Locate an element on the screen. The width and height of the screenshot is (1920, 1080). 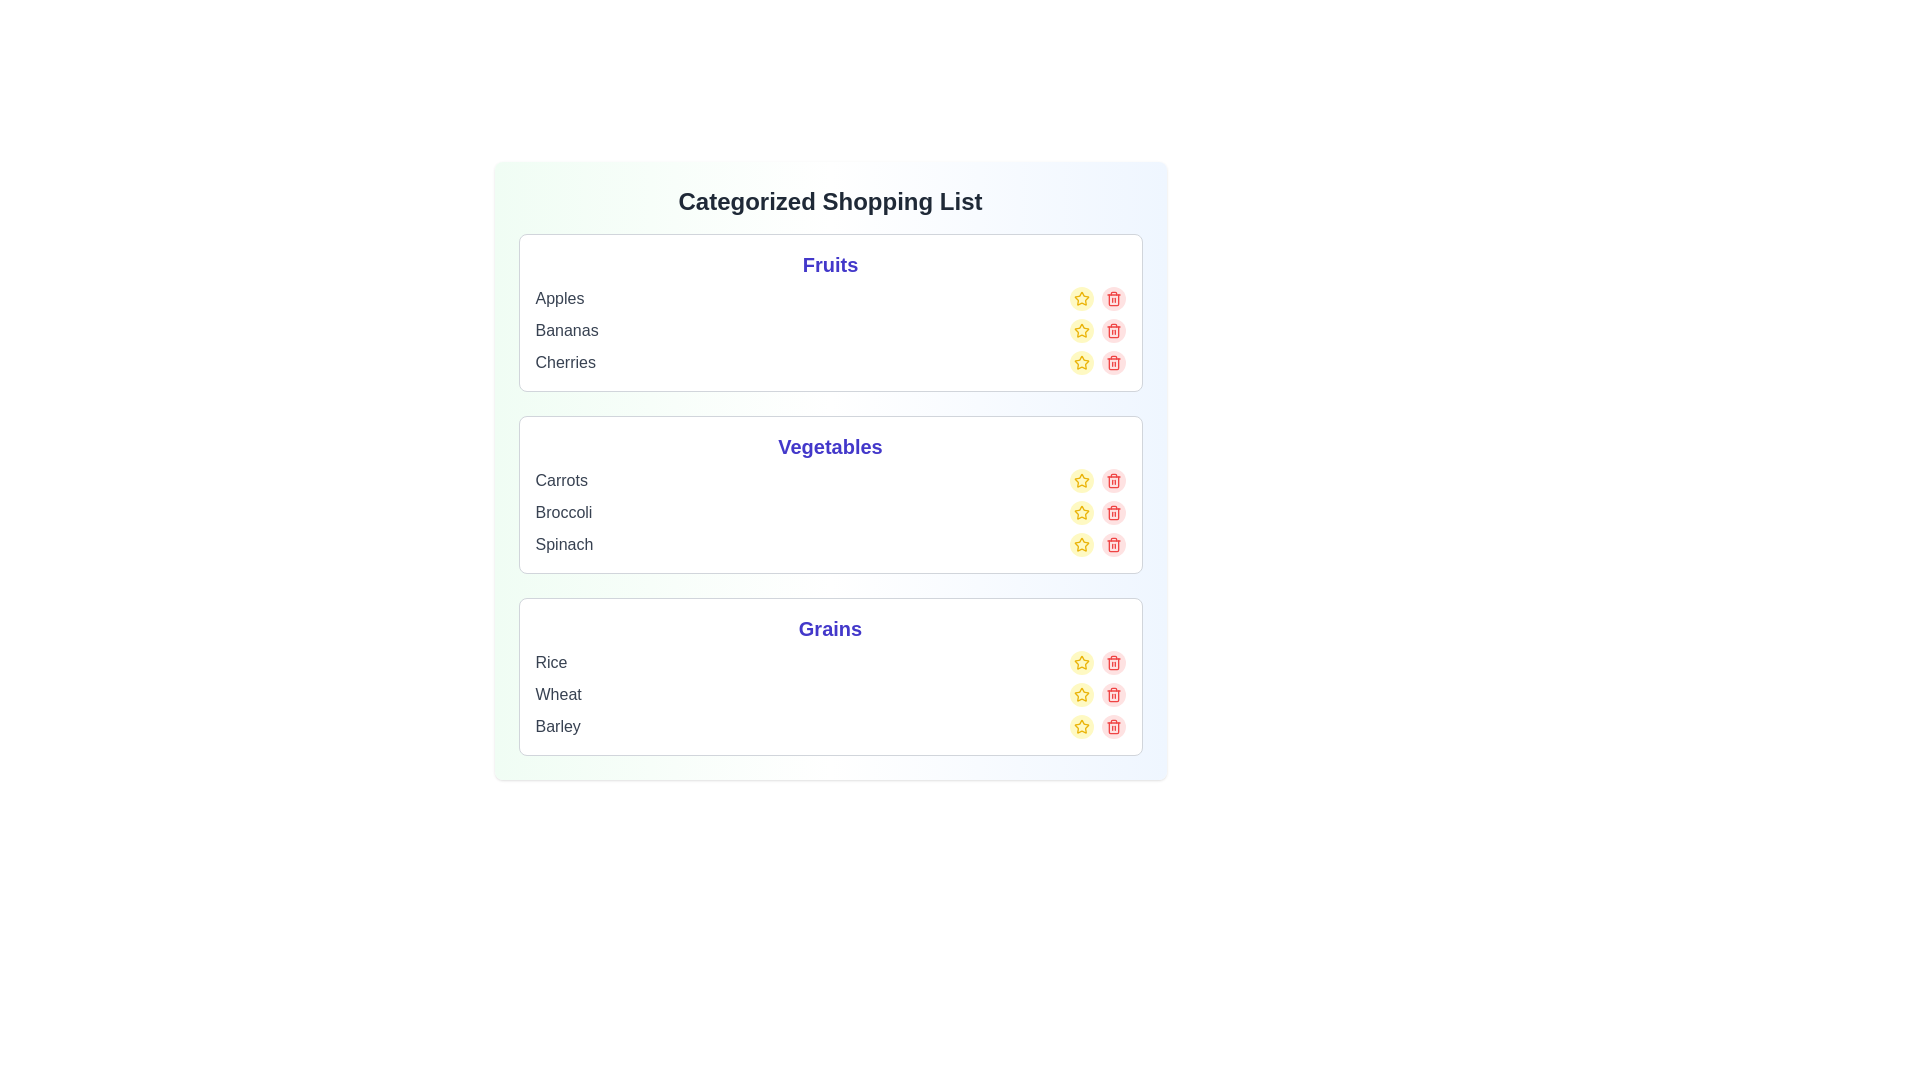
the delete button for the item Apples is located at coordinates (1112, 299).